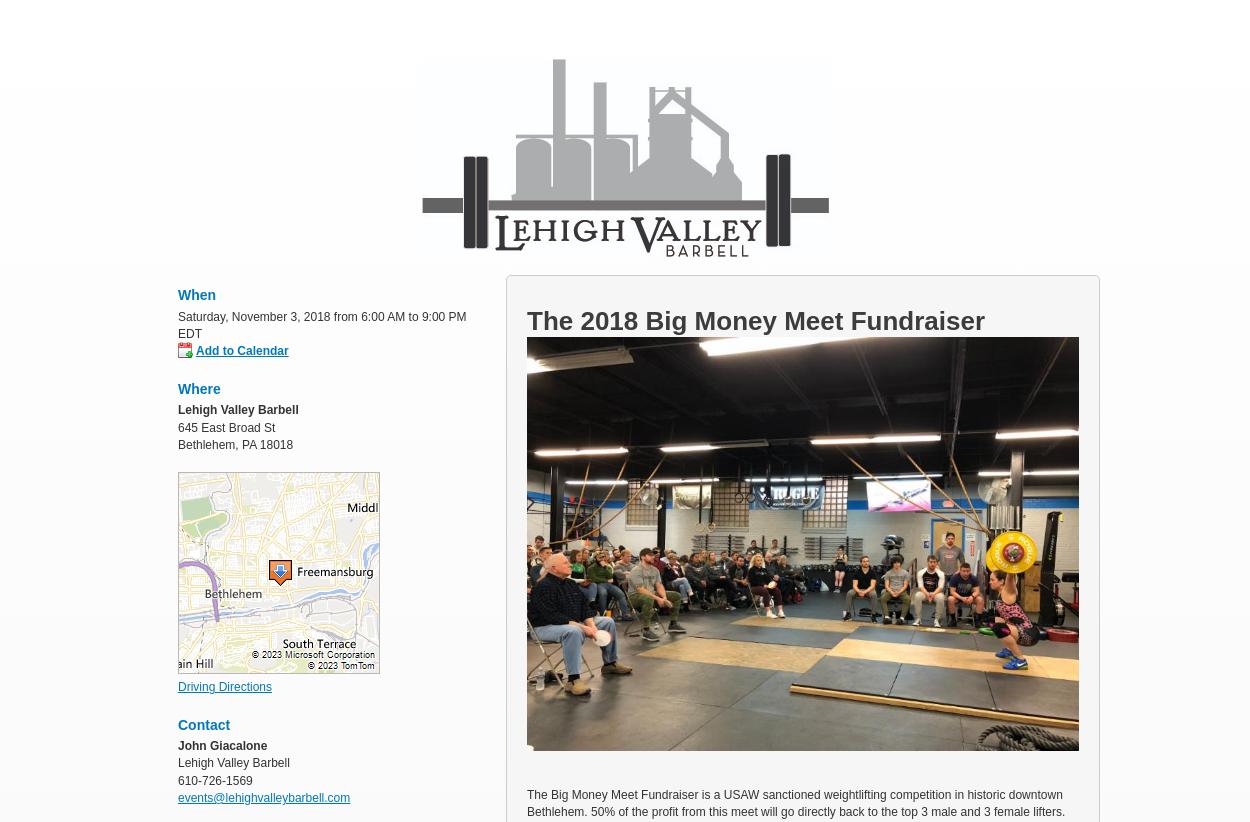 This screenshot has height=822, width=1250. What do you see at coordinates (178, 387) in the screenshot?
I see `'Where'` at bounding box center [178, 387].